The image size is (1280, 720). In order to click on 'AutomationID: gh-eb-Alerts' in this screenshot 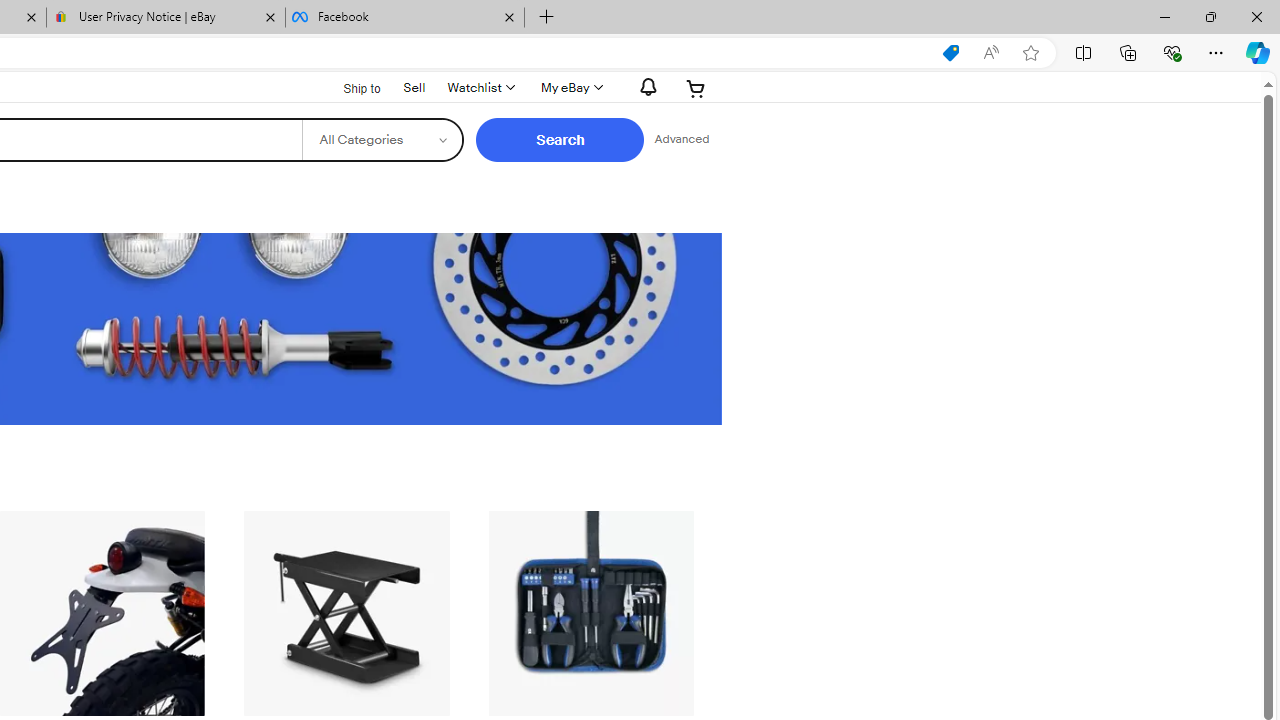, I will do `click(645, 86)`.